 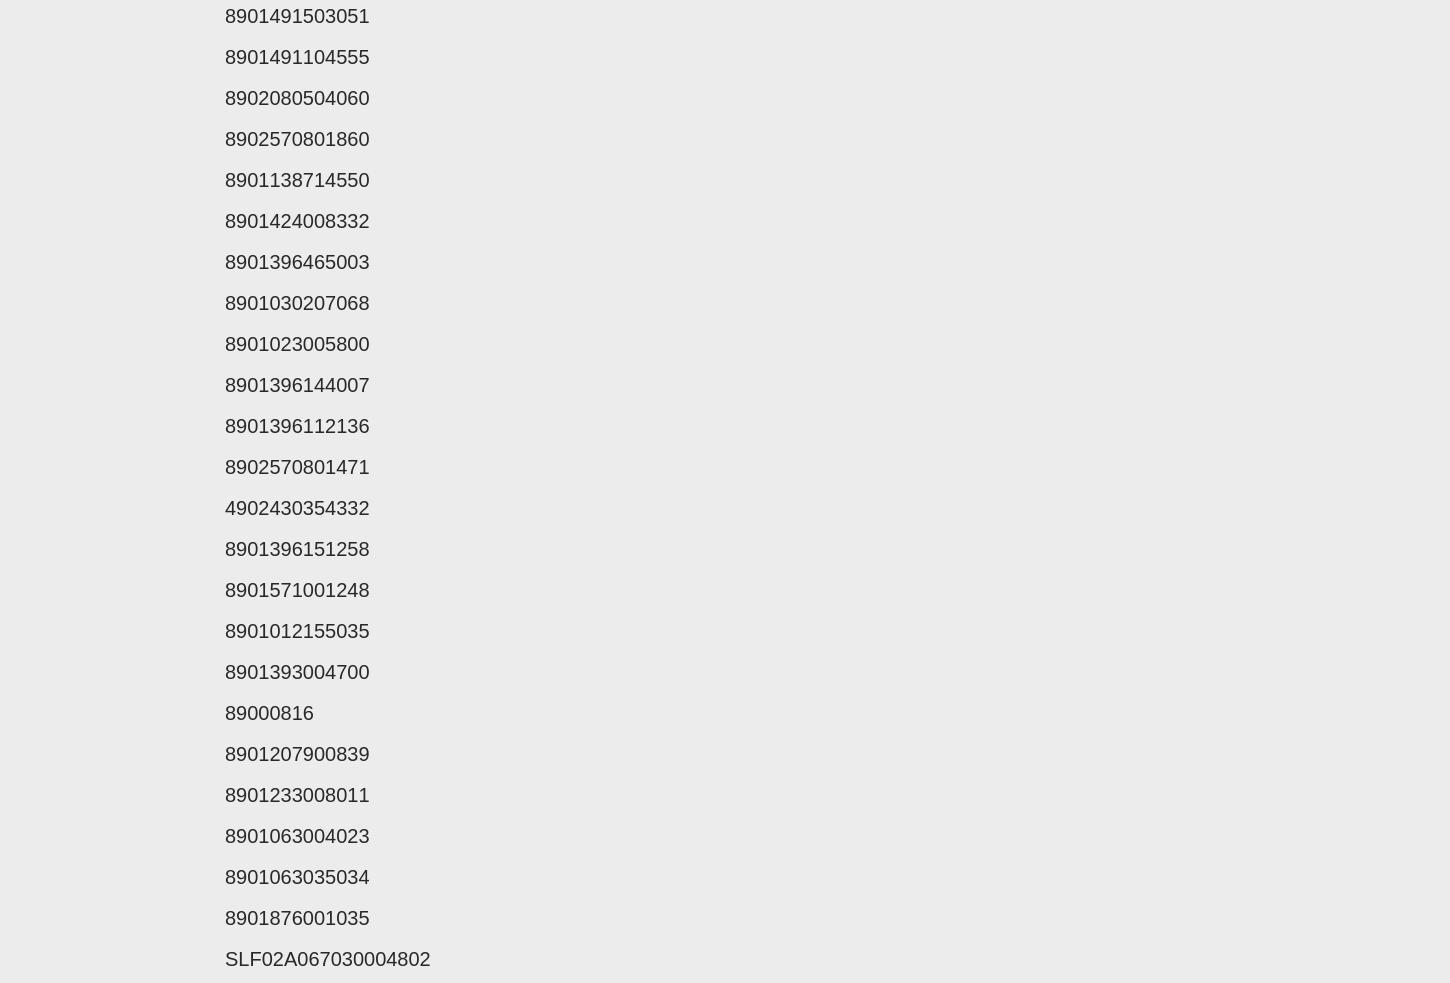 What do you see at coordinates (224, 877) in the screenshot?
I see `'8901063035034'` at bounding box center [224, 877].